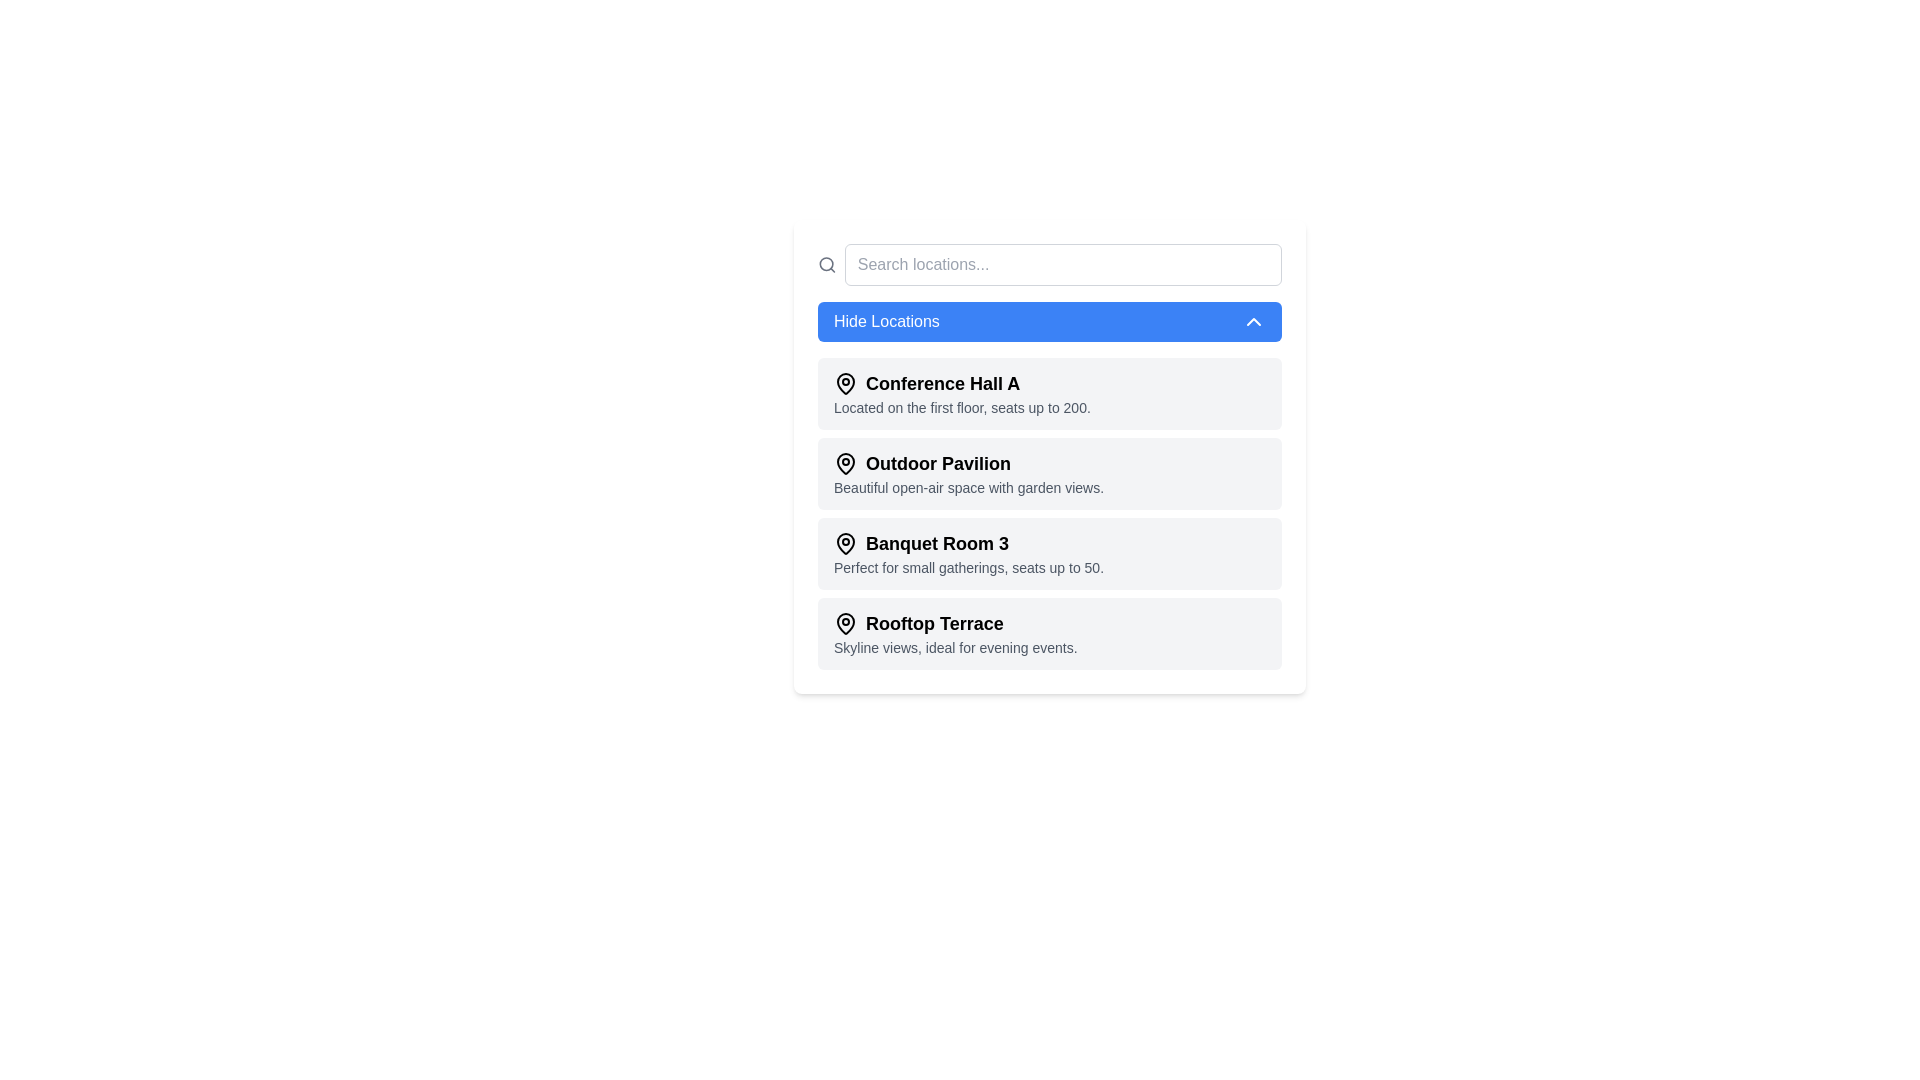 Image resolution: width=1920 pixels, height=1080 pixels. What do you see at coordinates (954, 633) in the screenshot?
I see `the fourth item in the vertical list of location options labeled 'Rooftop Terrace'` at bounding box center [954, 633].